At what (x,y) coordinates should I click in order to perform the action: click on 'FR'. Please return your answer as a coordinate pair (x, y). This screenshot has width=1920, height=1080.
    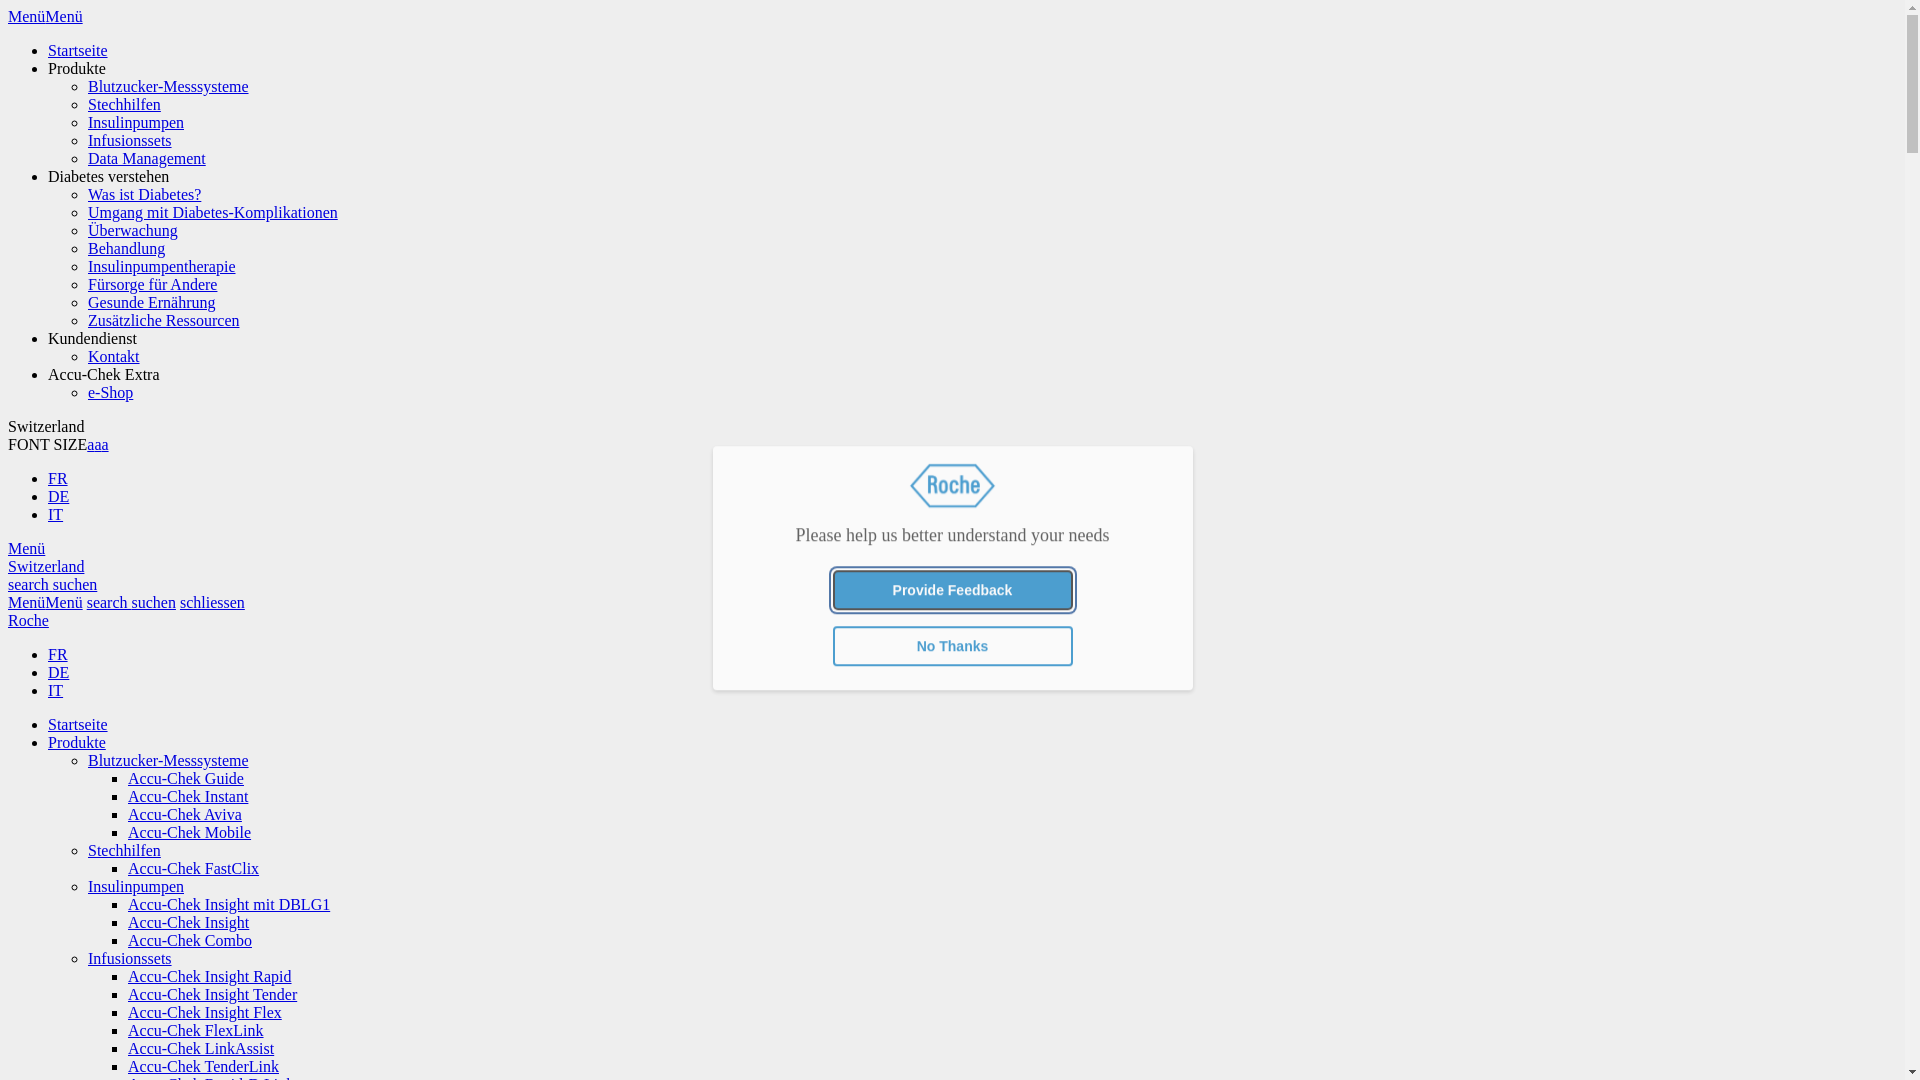
    Looking at the image, I should click on (57, 654).